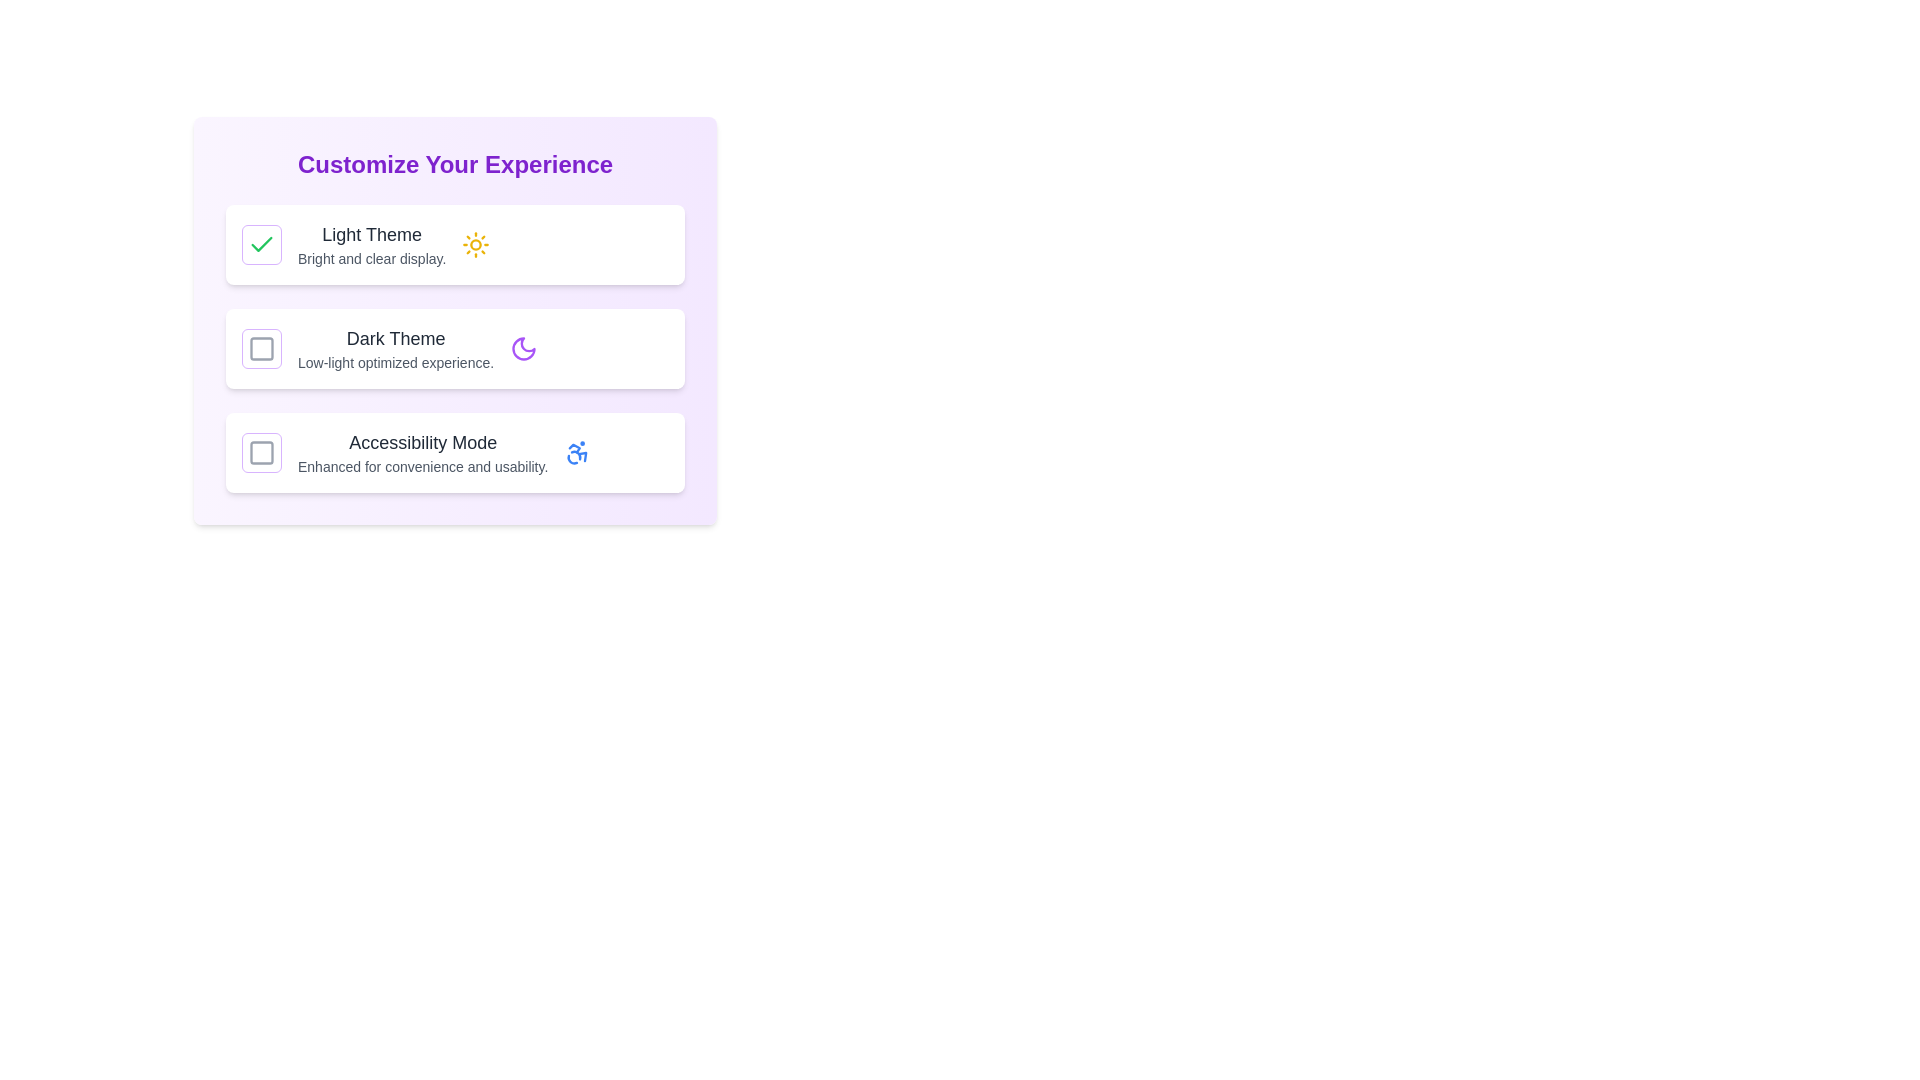 The width and height of the screenshot is (1920, 1080). What do you see at coordinates (396, 347) in the screenshot?
I see `the 'Dark Theme' text label that provides information about this mode's purpose and benefits, positioned centrally below the 'Light Theme' option and above the 'Accessibility Mode' option` at bounding box center [396, 347].